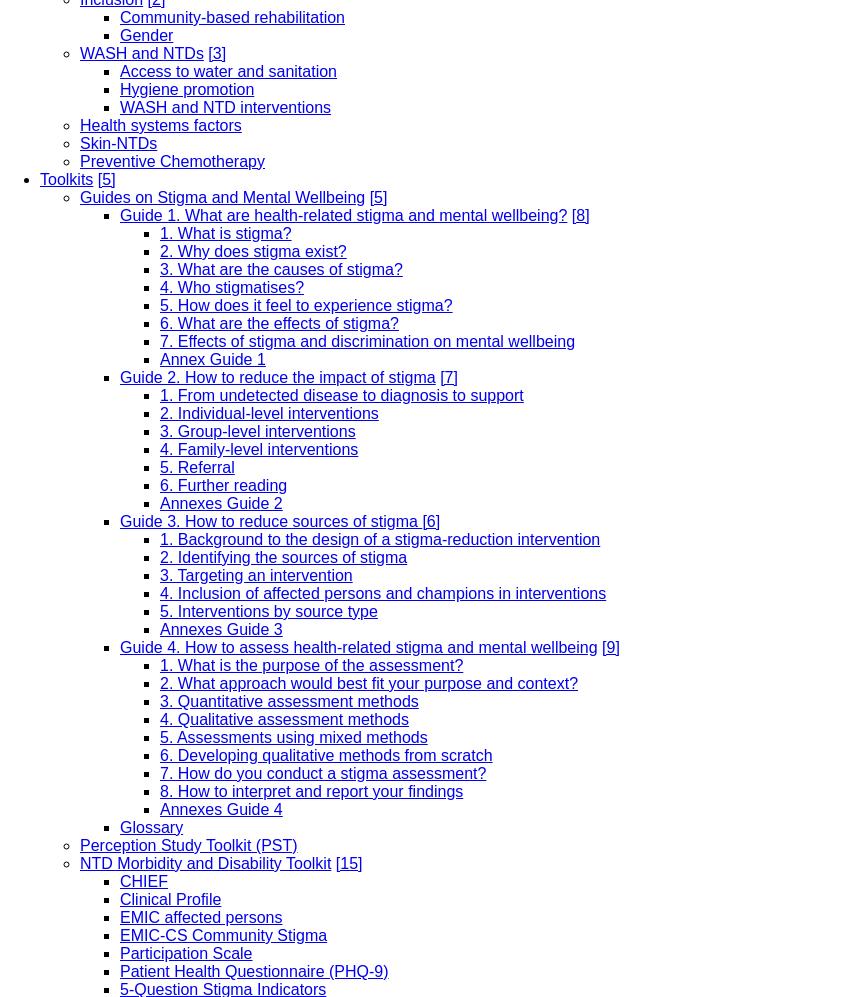 Image resolution: width=850 pixels, height=997 pixels. Describe the element at coordinates (151, 826) in the screenshot. I see `'Glossary'` at that location.